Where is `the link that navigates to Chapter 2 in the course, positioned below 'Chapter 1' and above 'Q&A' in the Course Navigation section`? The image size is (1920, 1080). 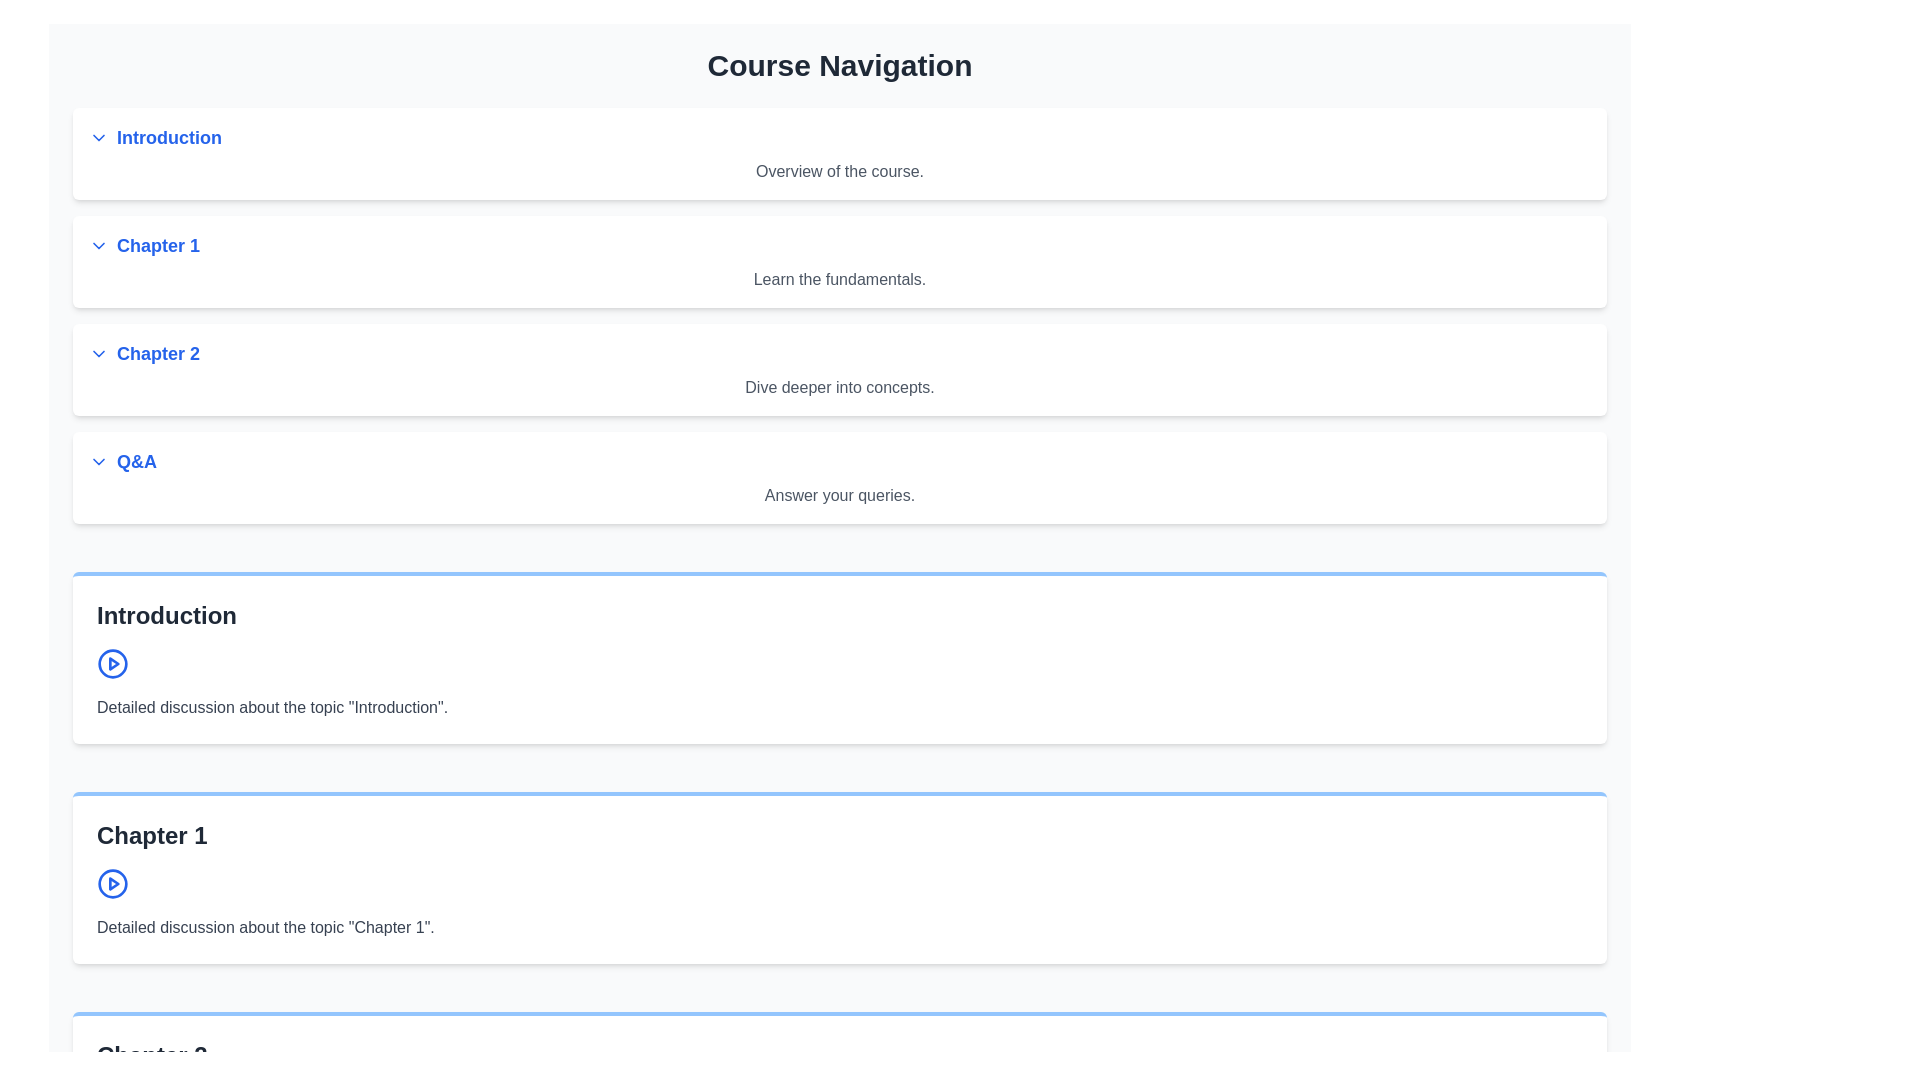 the link that navigates to Chapter 2 in the course, positioned below 'Chapter 1' and above 'Q&A' in the Course Navigation section is located at coordinates (840, 353).